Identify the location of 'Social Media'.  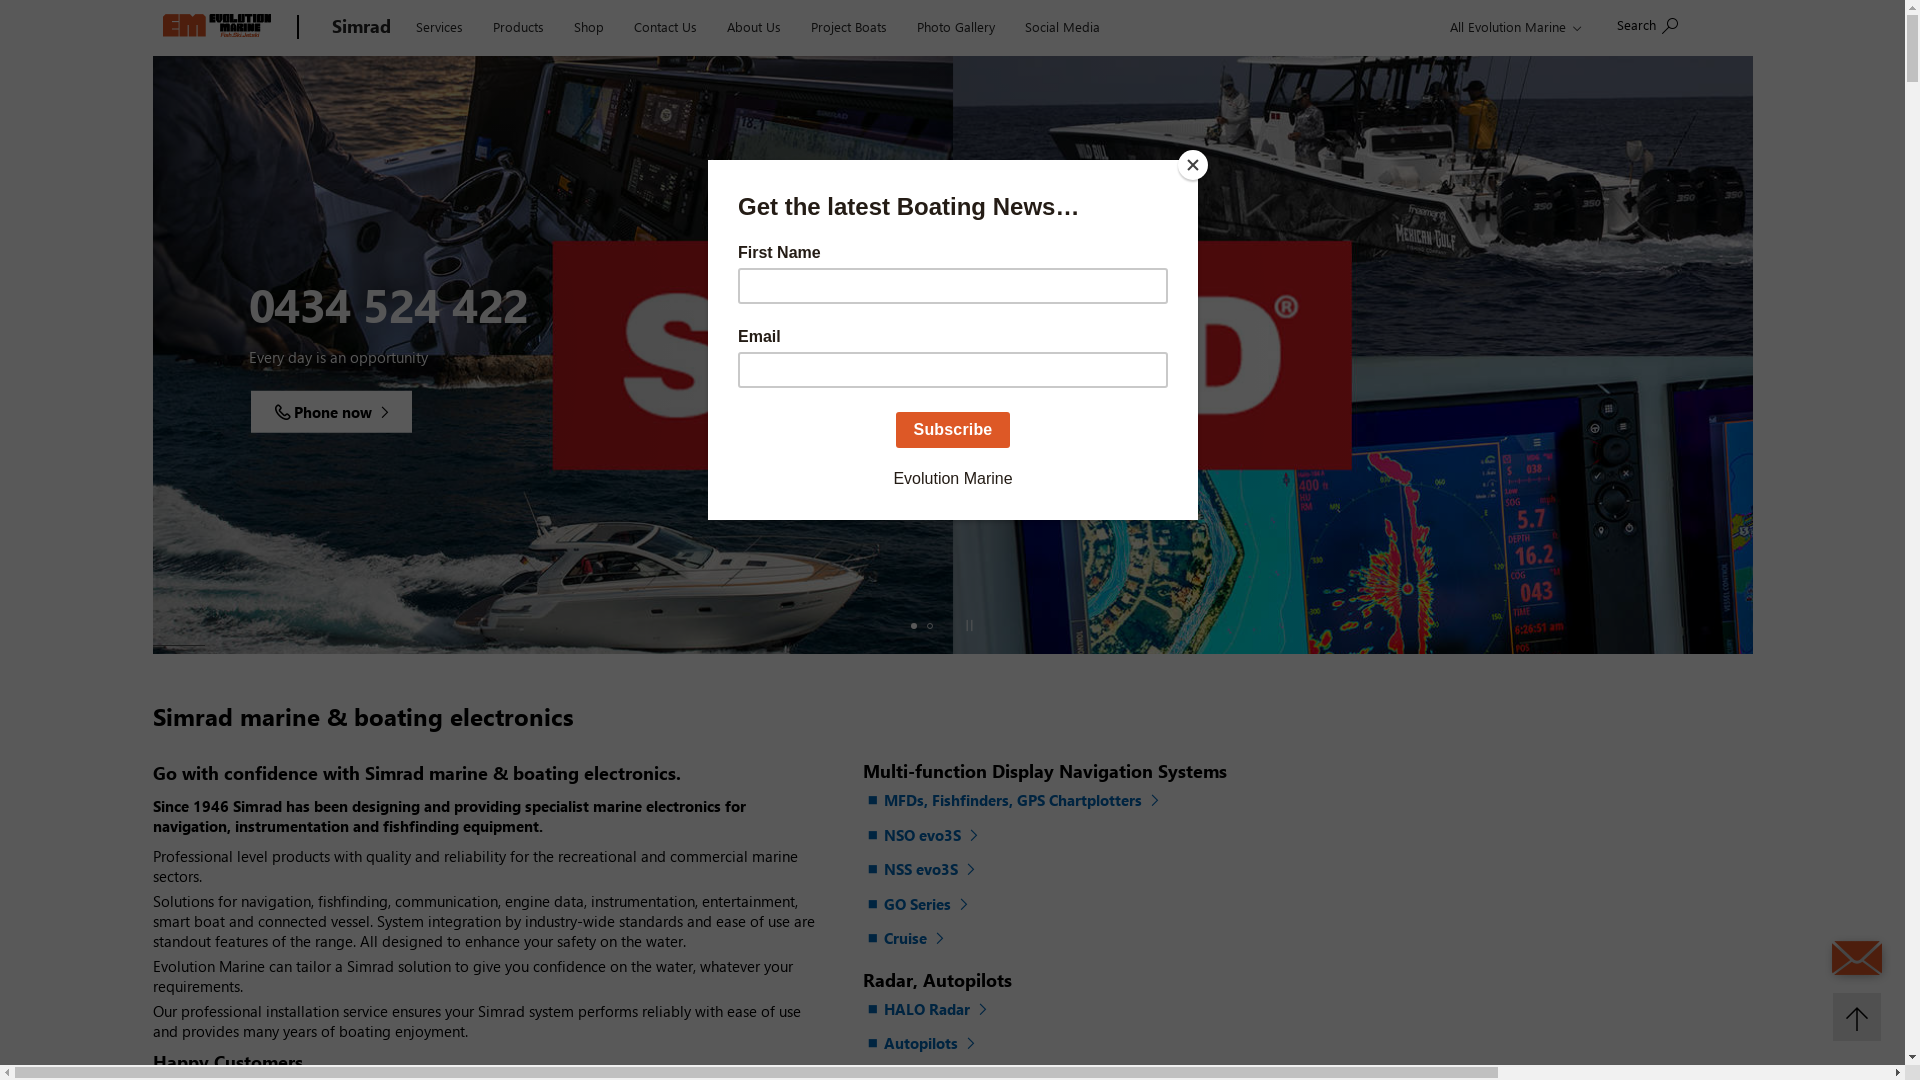
(1016, 24).